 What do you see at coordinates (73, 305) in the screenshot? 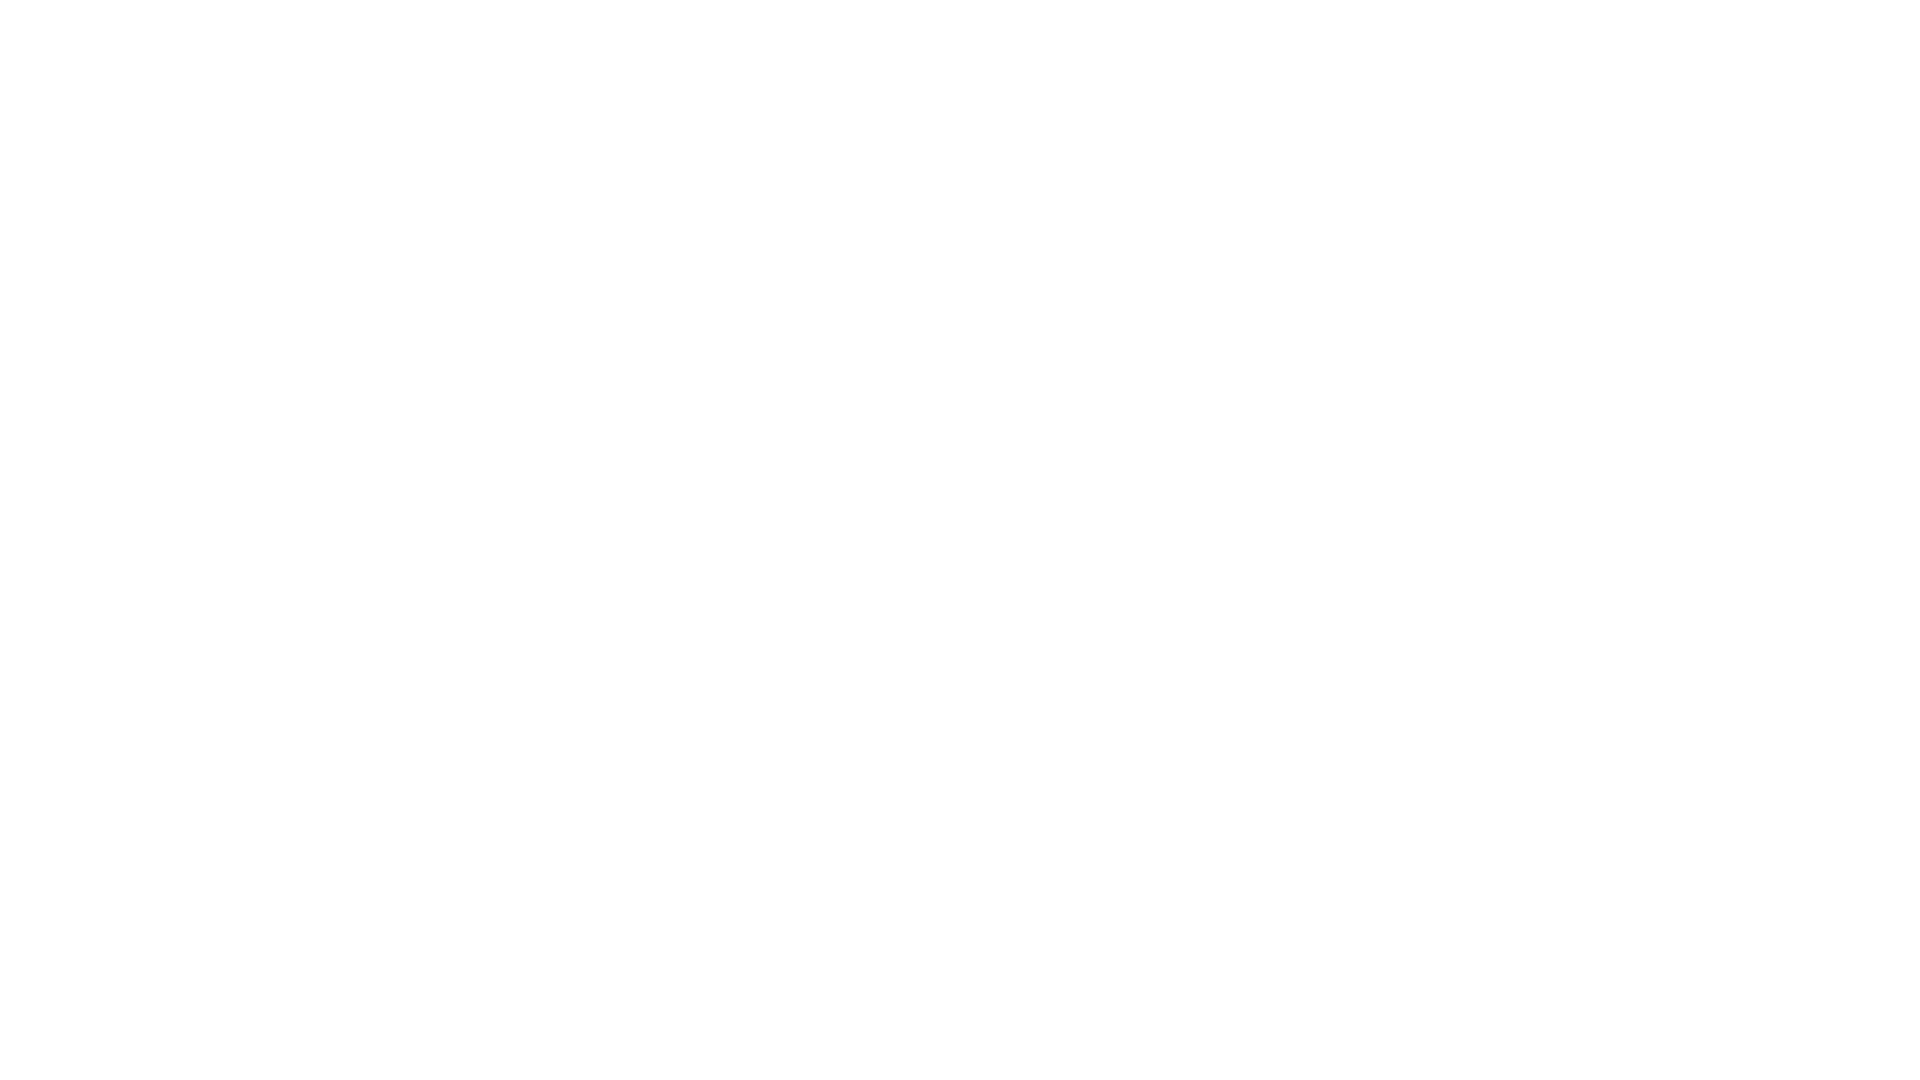
I see `Play` at bounding box center [73, 305].